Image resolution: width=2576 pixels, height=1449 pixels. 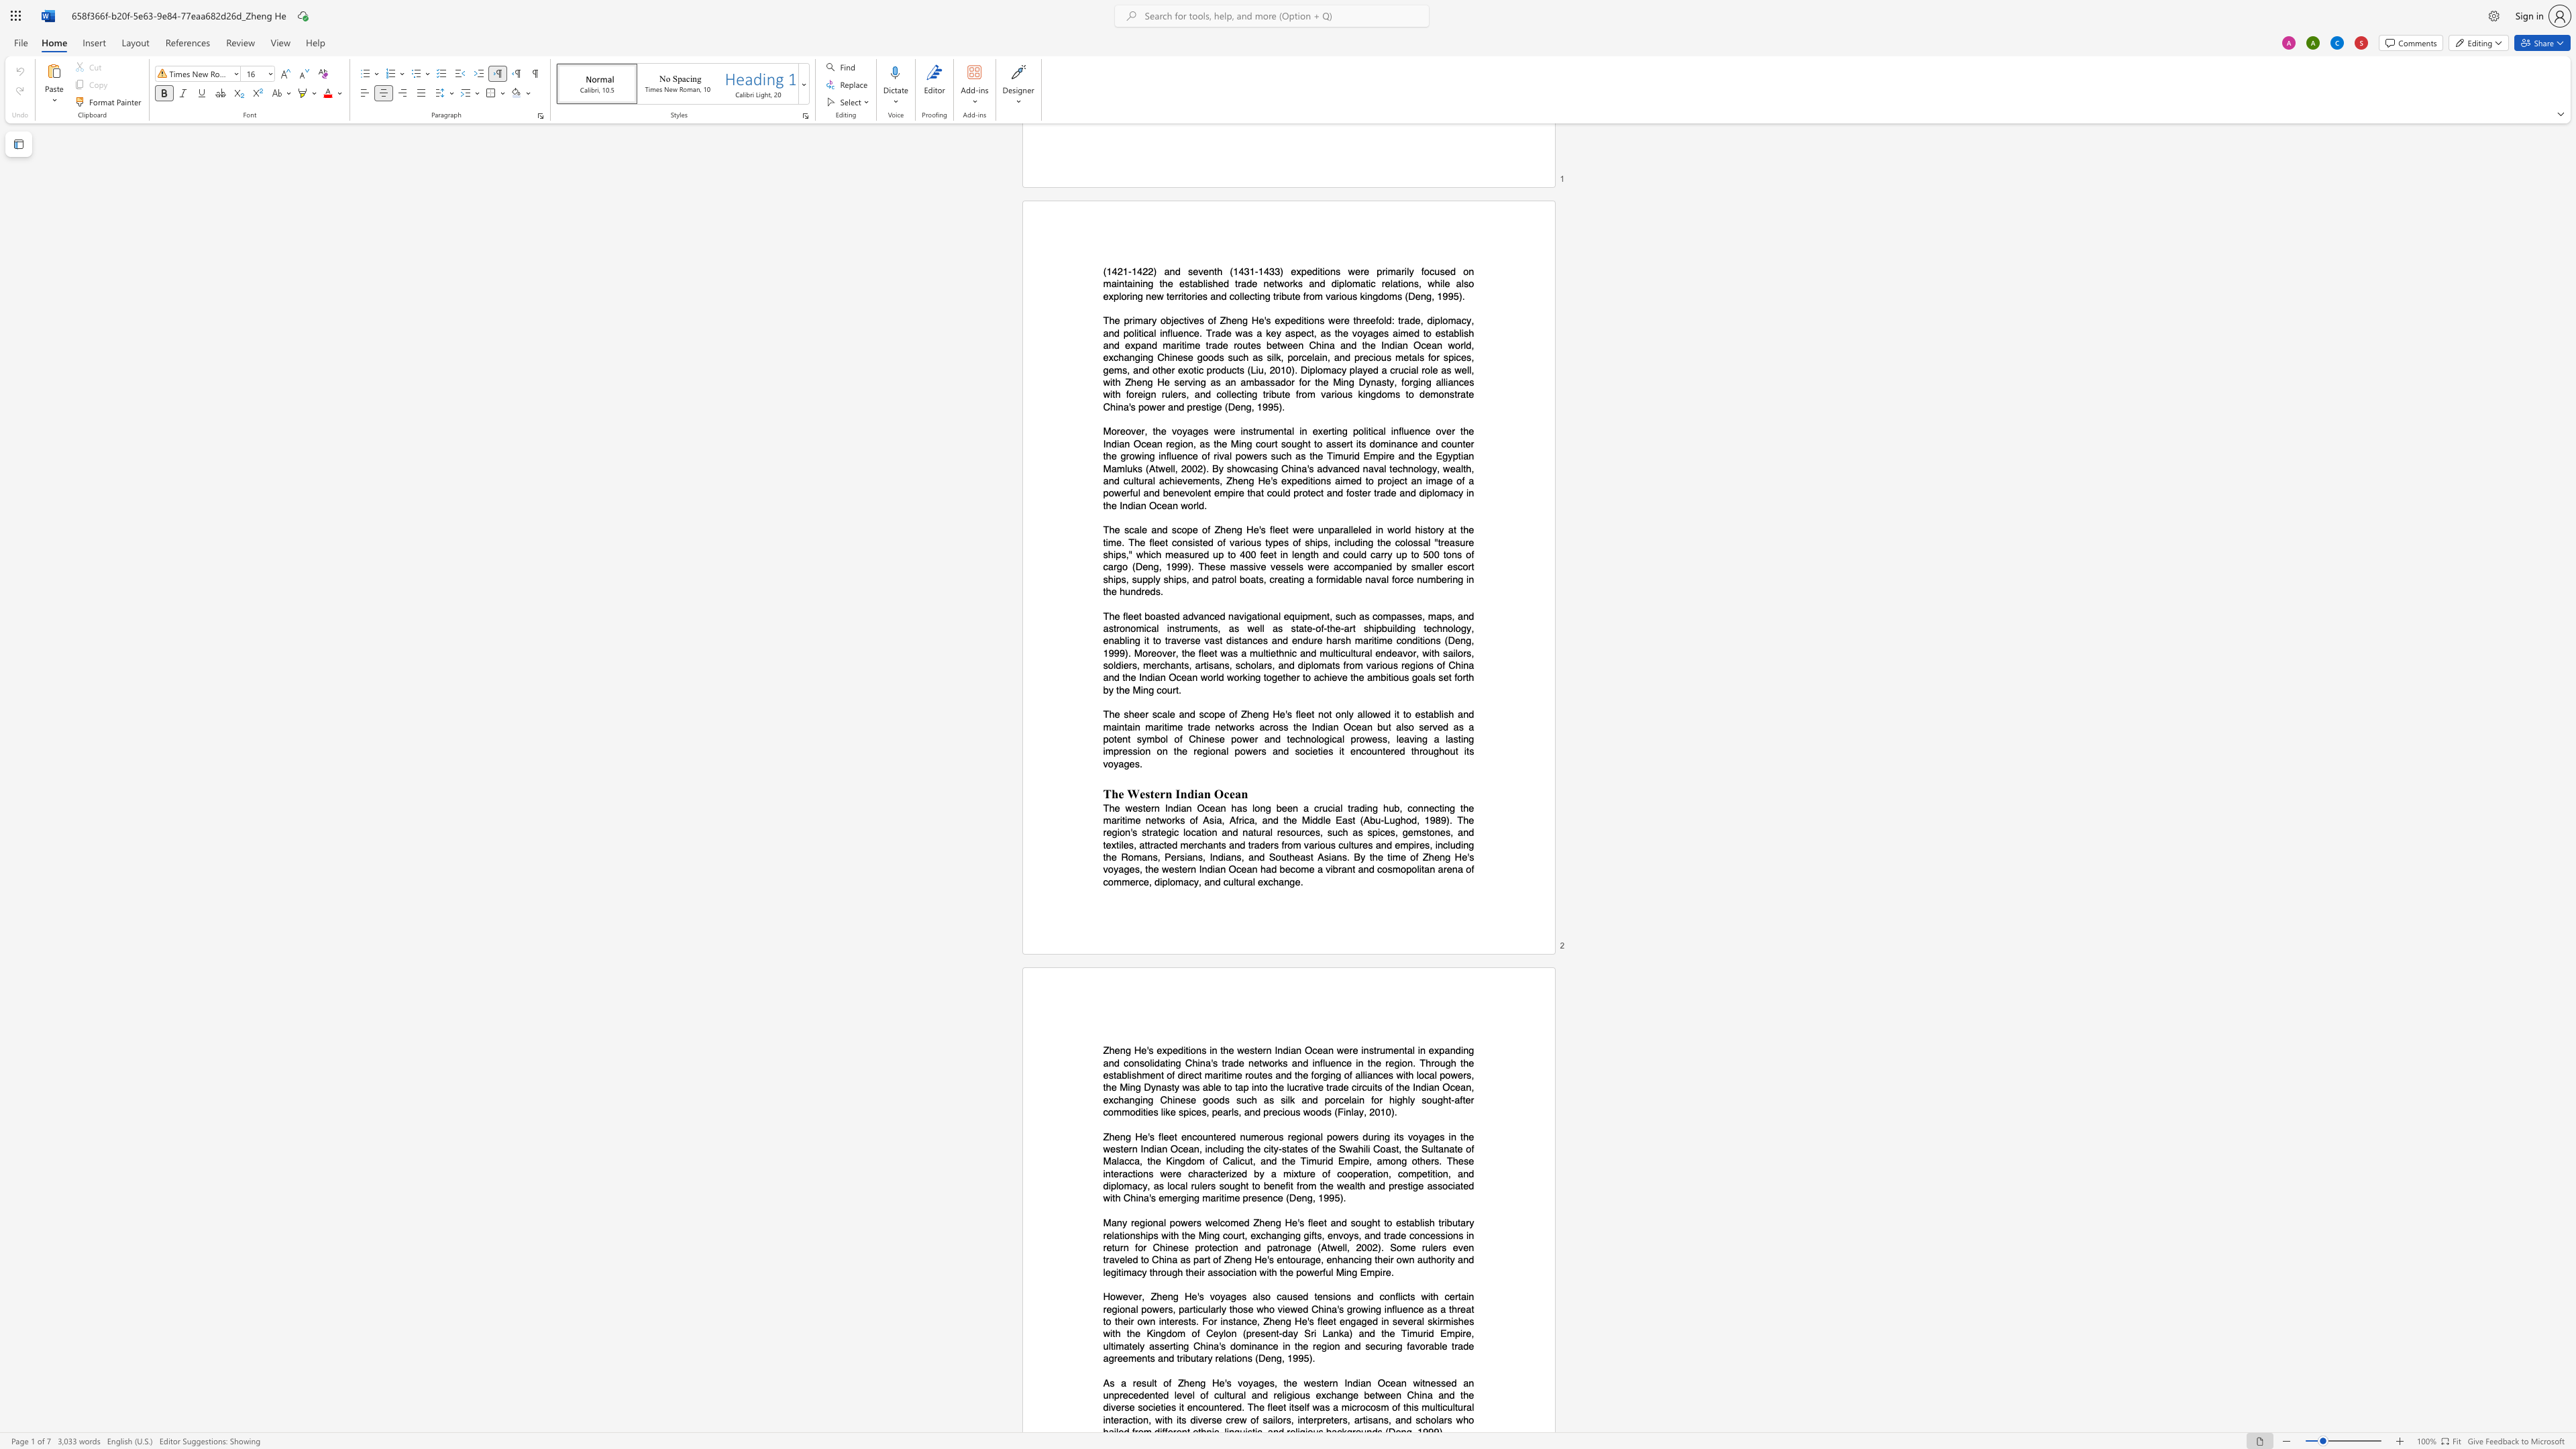 What do you see at coordinates (1114, 1260) in the screenshot?
I see `the subset text "veled to China as part of Zheng He" within the text "tributary relationships with the Ming court, exchanging gifts, envoys, and trade concessions in return for Chinese protection and patronage (Atwell, 2002). Some rulers even traveled to China as part of Zheng He"` at bounding box center [1114, 1260].